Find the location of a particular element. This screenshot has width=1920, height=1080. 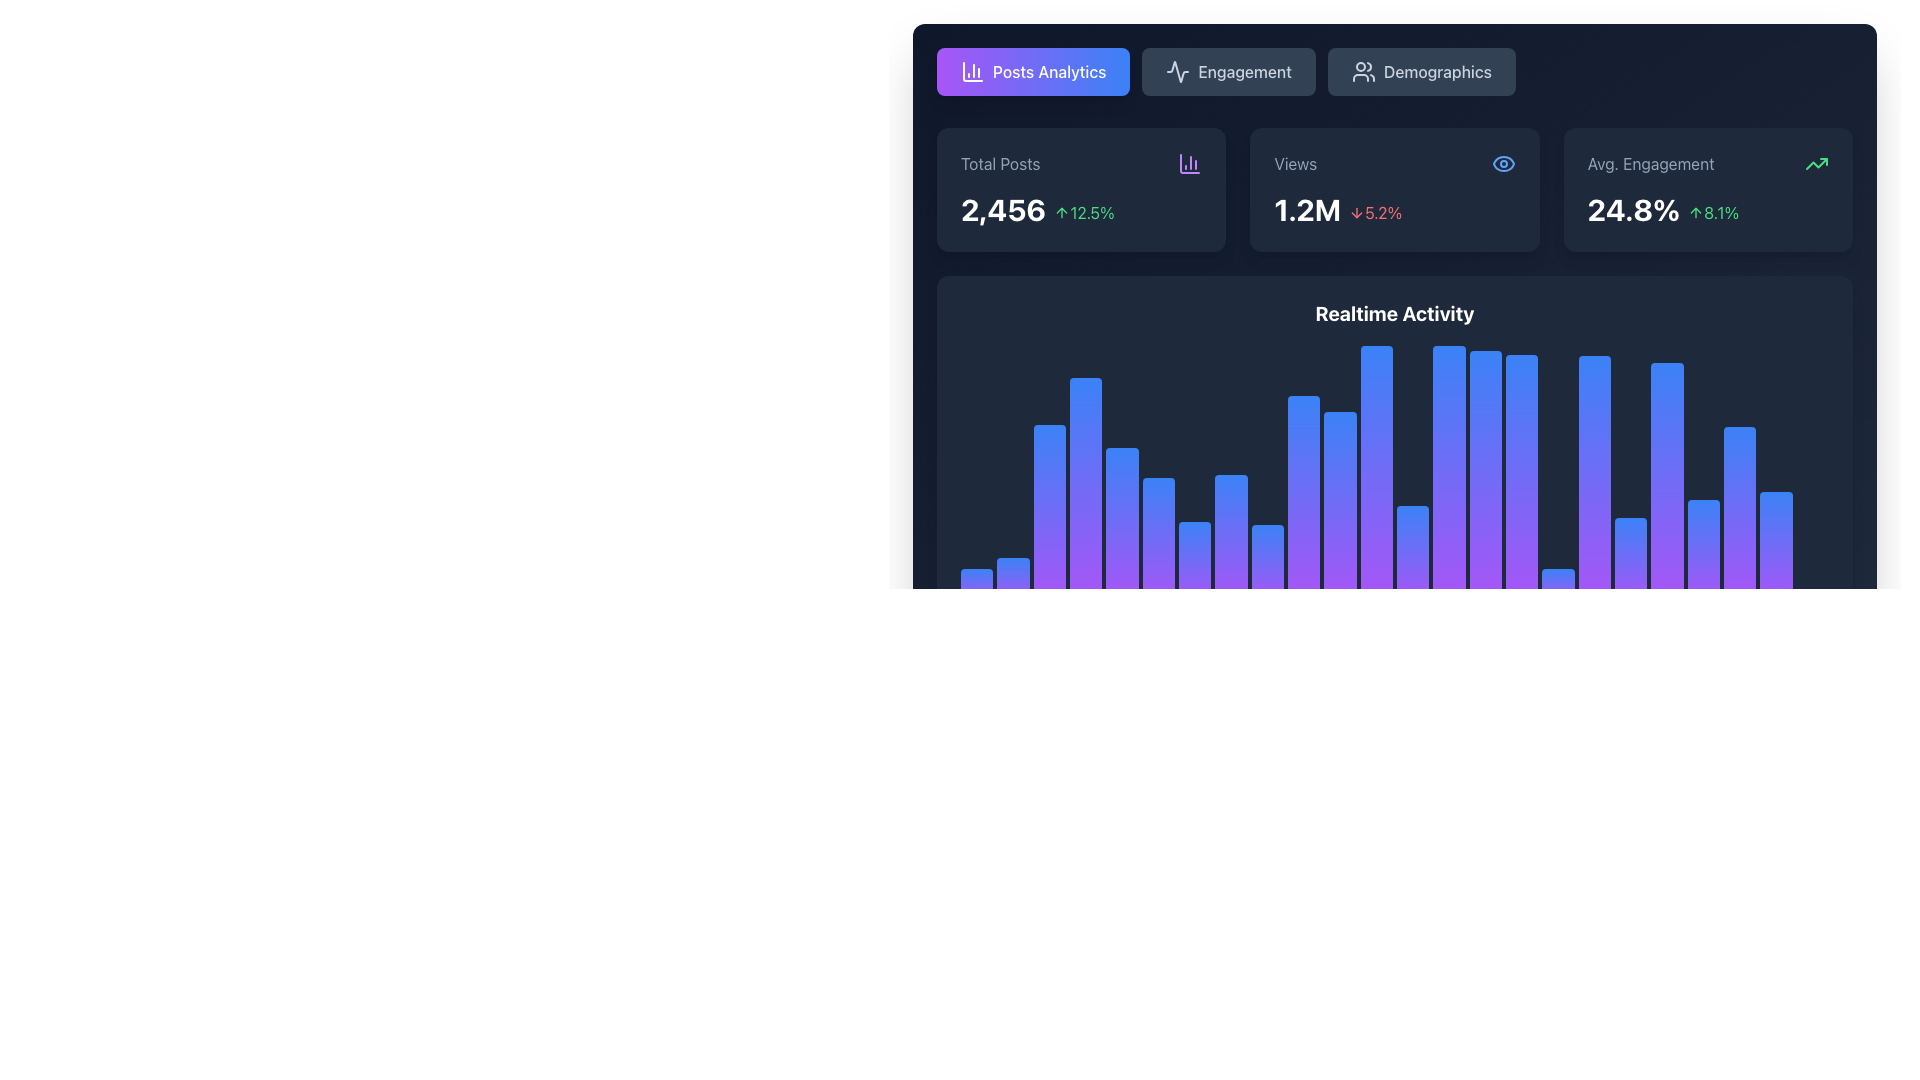

the farthest right graphical bar in the bar chart that represents a specific data point is located at coordinates (1812, 475).